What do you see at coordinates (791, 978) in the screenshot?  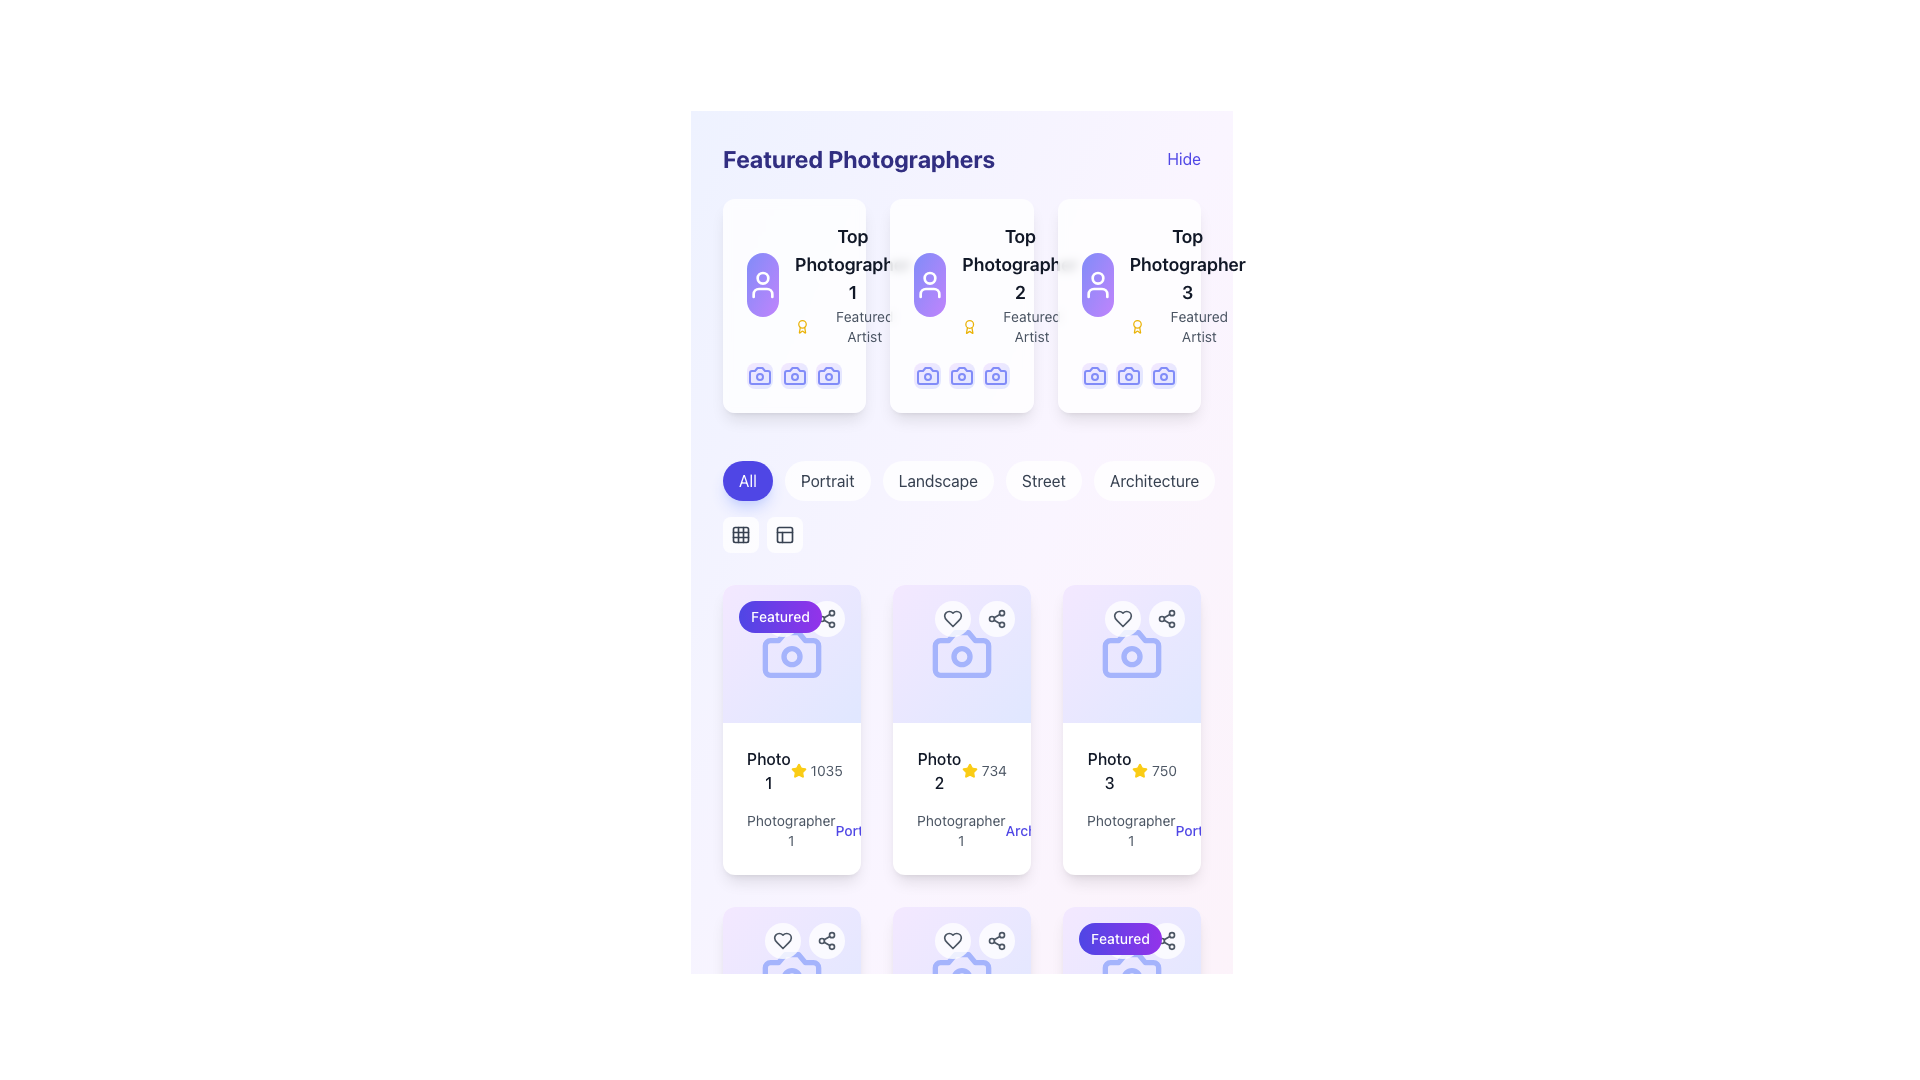 I see `the decorative lens icon of the camera, which is a small circle located within the camera icon in the middle section of the interface` at bounding box center [791, 978].